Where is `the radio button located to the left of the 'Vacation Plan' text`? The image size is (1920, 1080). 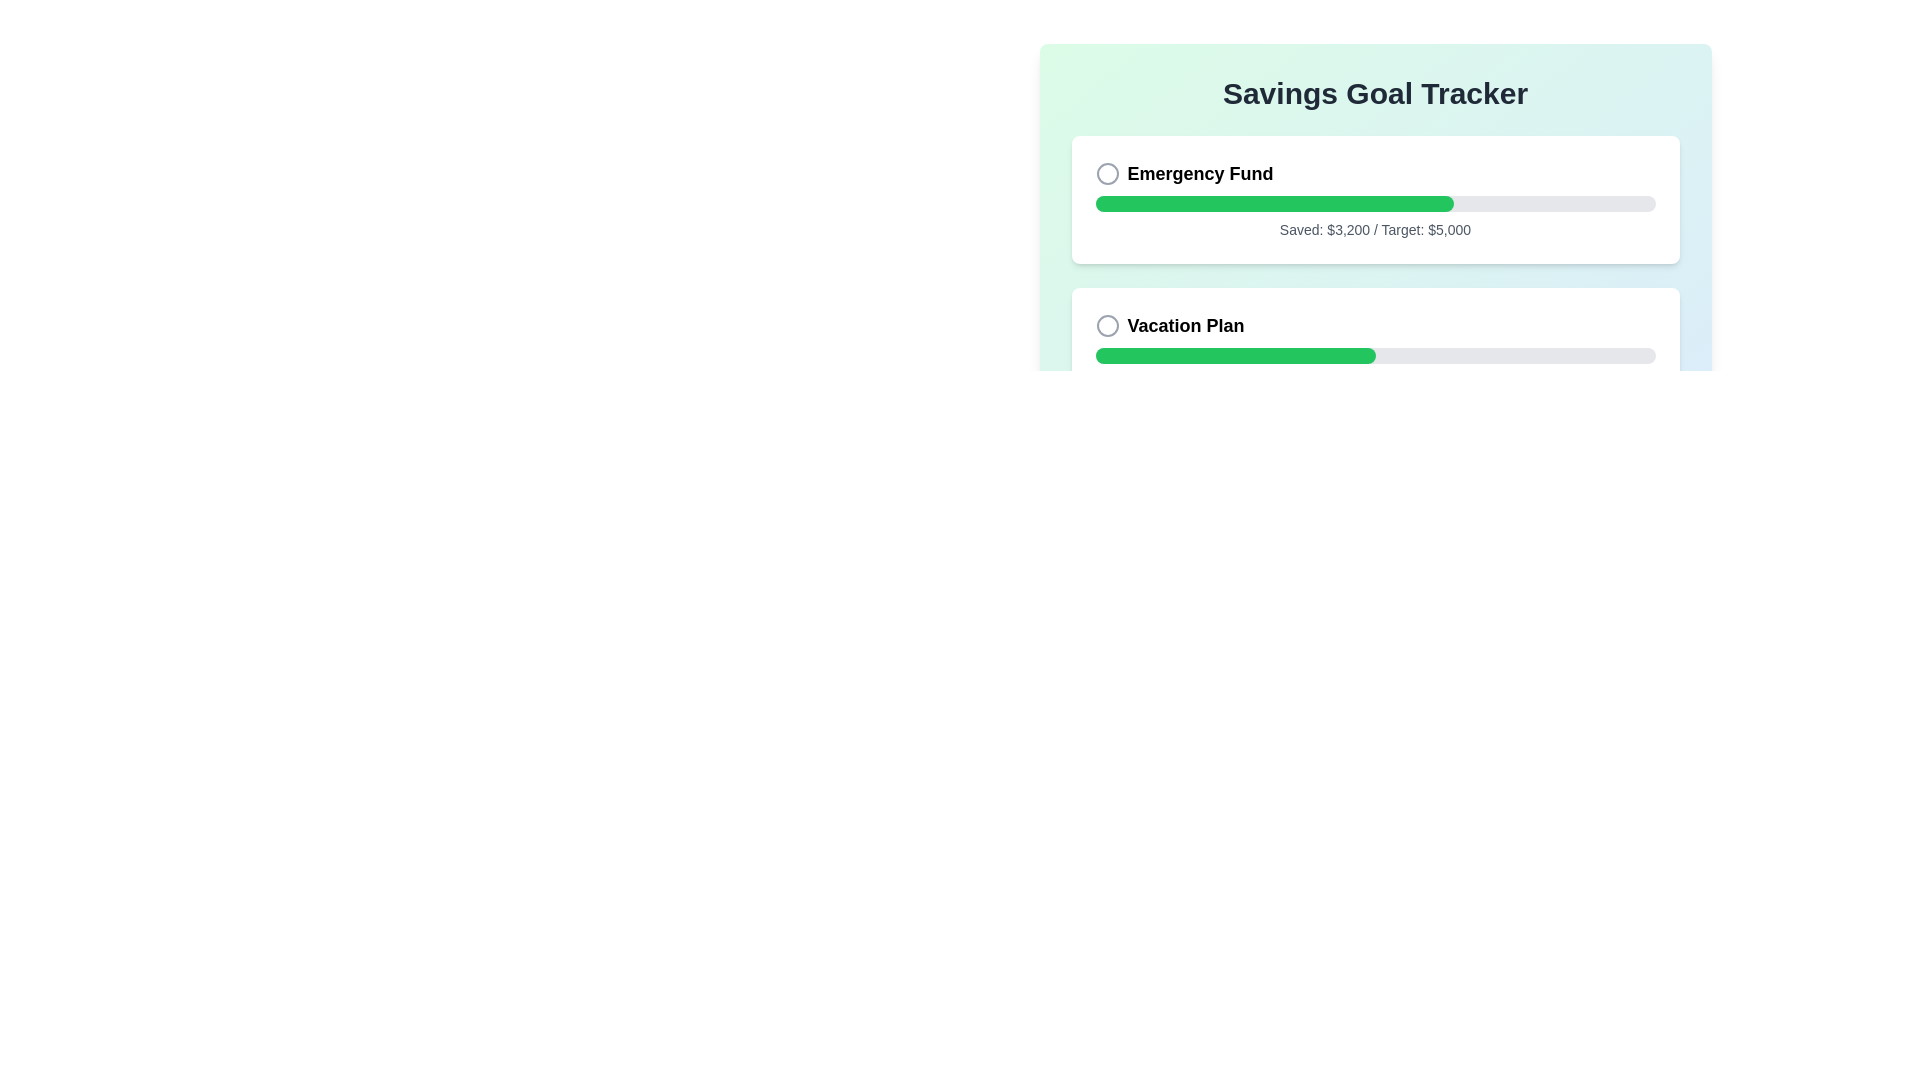
the radio button located to the left of the 'Vacation Plan' text is located at coordinates (1106, 325).